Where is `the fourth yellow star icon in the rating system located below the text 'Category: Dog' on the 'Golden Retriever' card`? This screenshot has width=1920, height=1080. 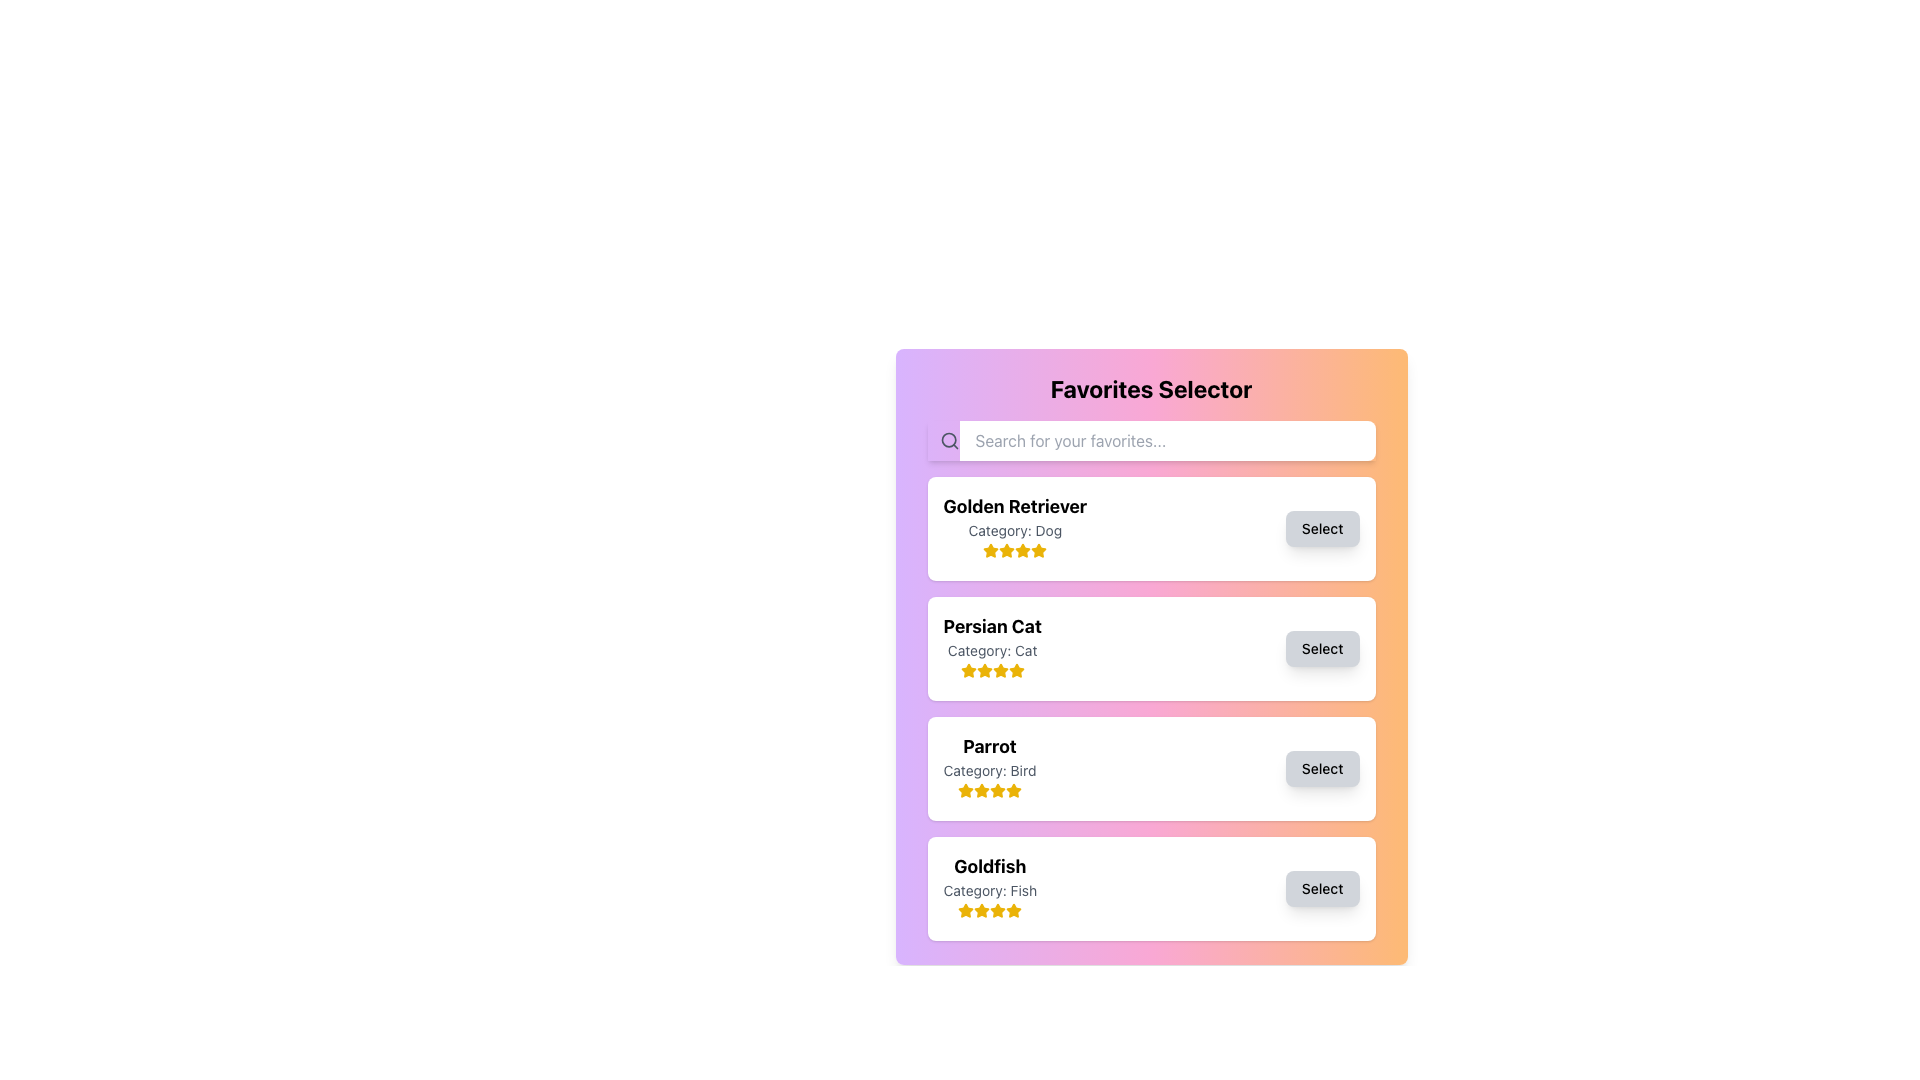
the fourth yellow star icon in the rating system located below the text 'Category: Dog' on the 'Golden Retriever' card is located at coordinates (1015, 551).